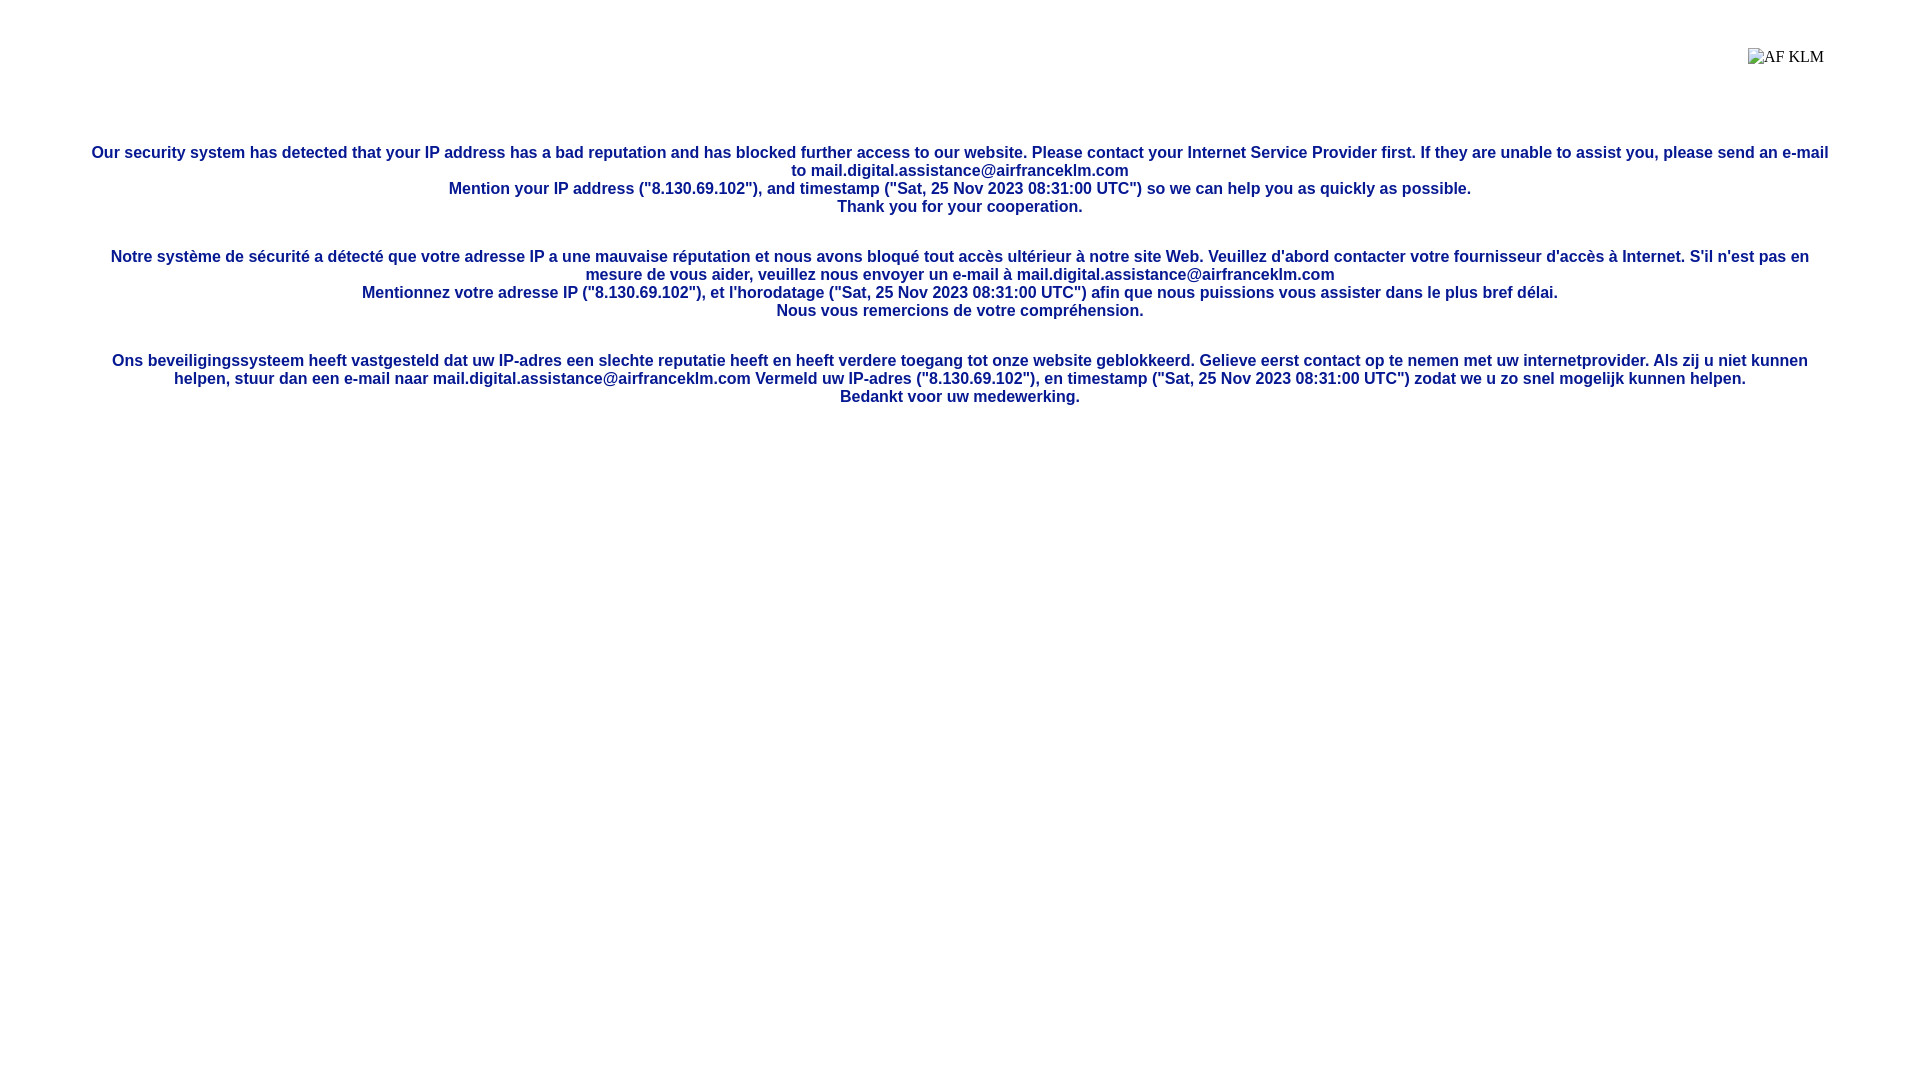 This screenshot has height=1080, width=1920. What do you see at coordinates (1785, 71) in the screenshot?
I see `'AF KLM'` at bounding box center [1785, 71].